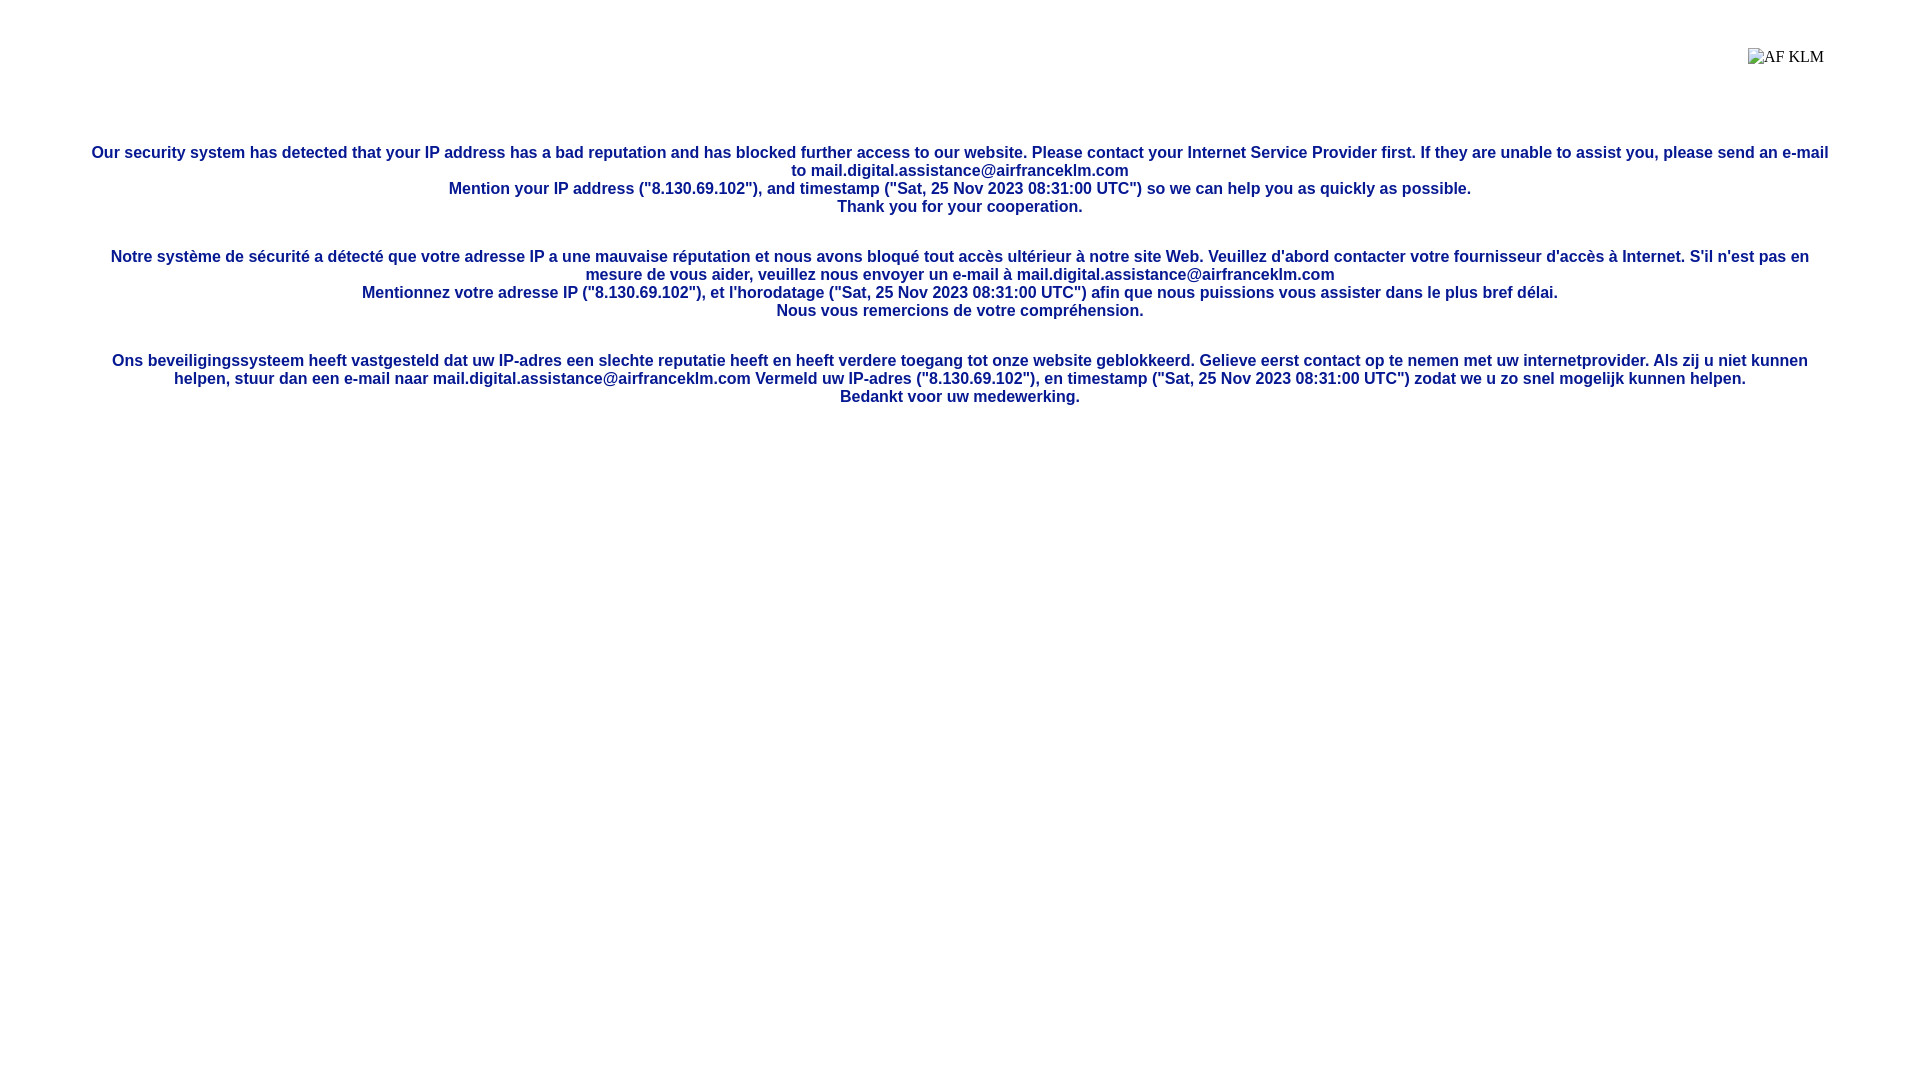 This screenshot has height=1080, width=1920. What do you see at coordinates (1785, 71) in the screenshot?
I see `'AF KLM'` at bounding box center [1785, 71].